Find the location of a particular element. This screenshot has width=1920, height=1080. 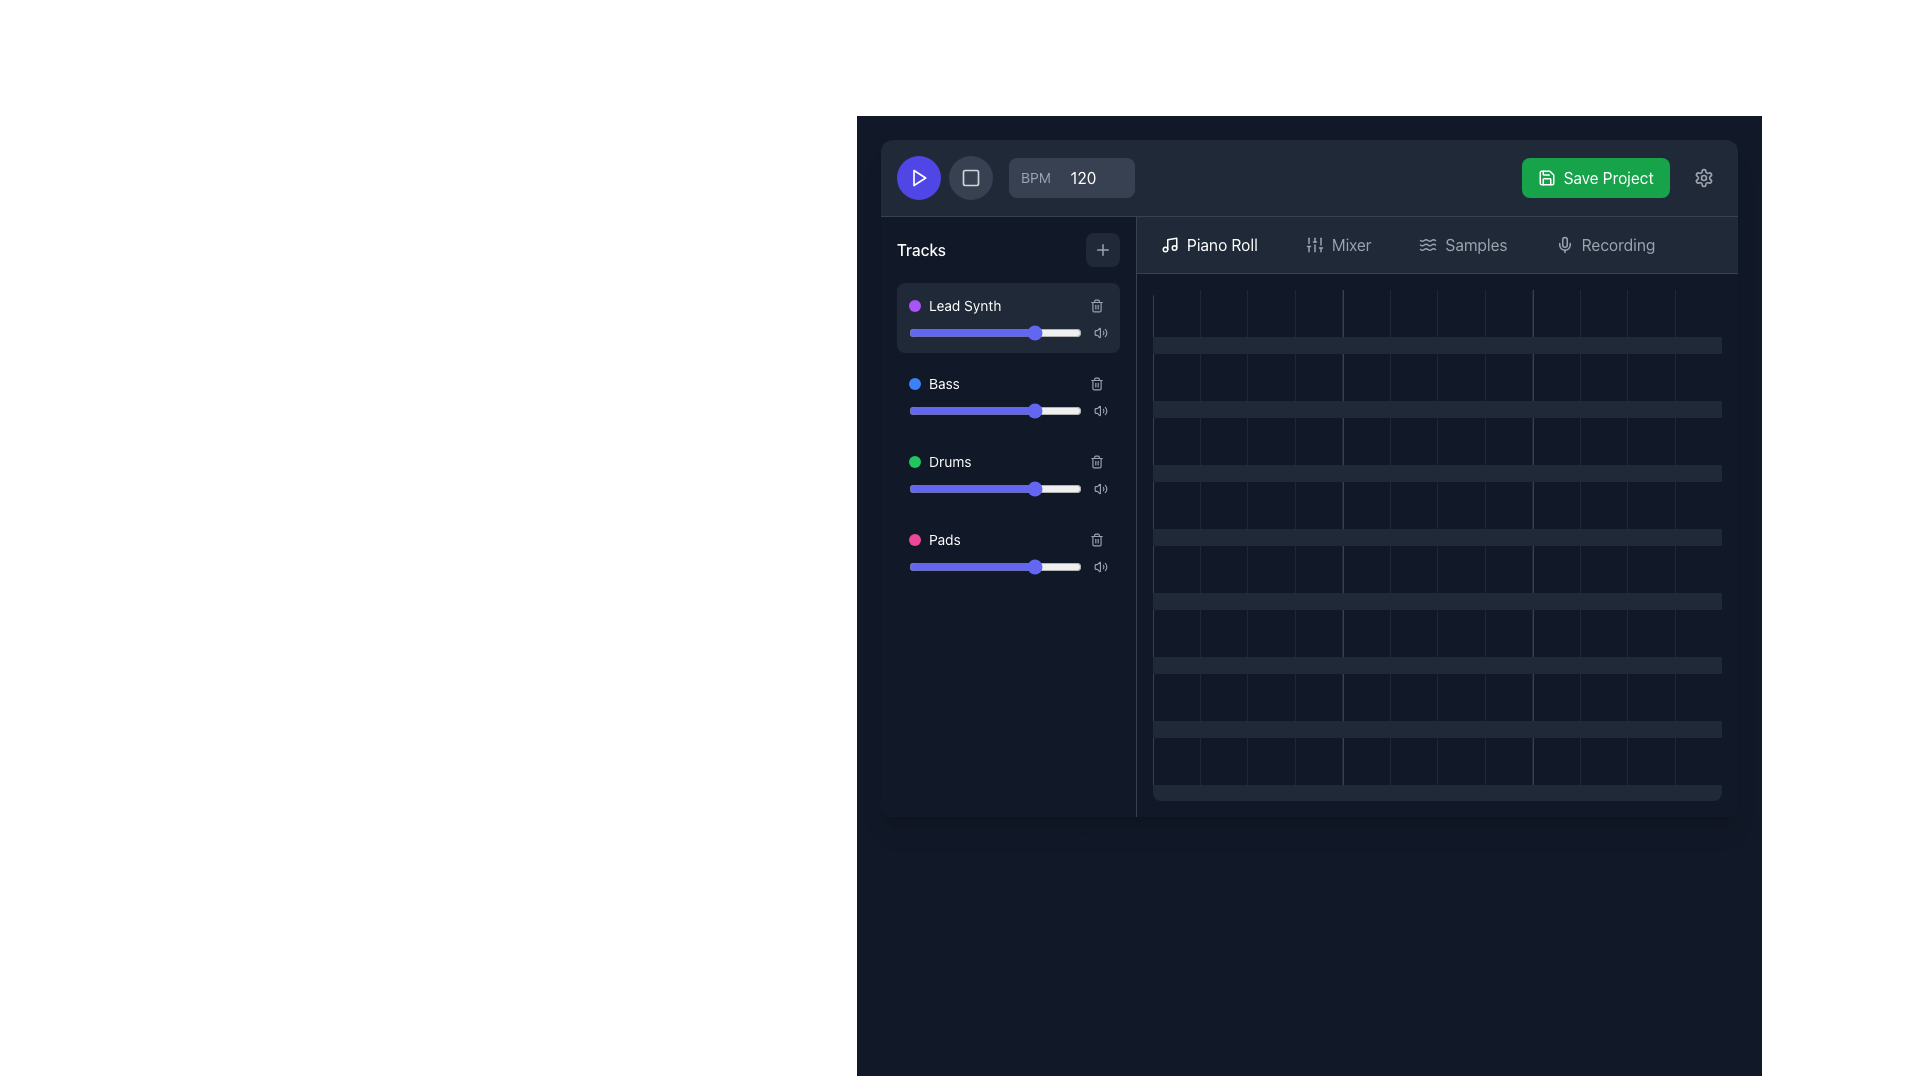

the grid item, which is a square tile with a dark gray background and a thin border on its left side, located in the bottommost row of the grid layout, in the leftmost column is located at coordinates (1176, 761).